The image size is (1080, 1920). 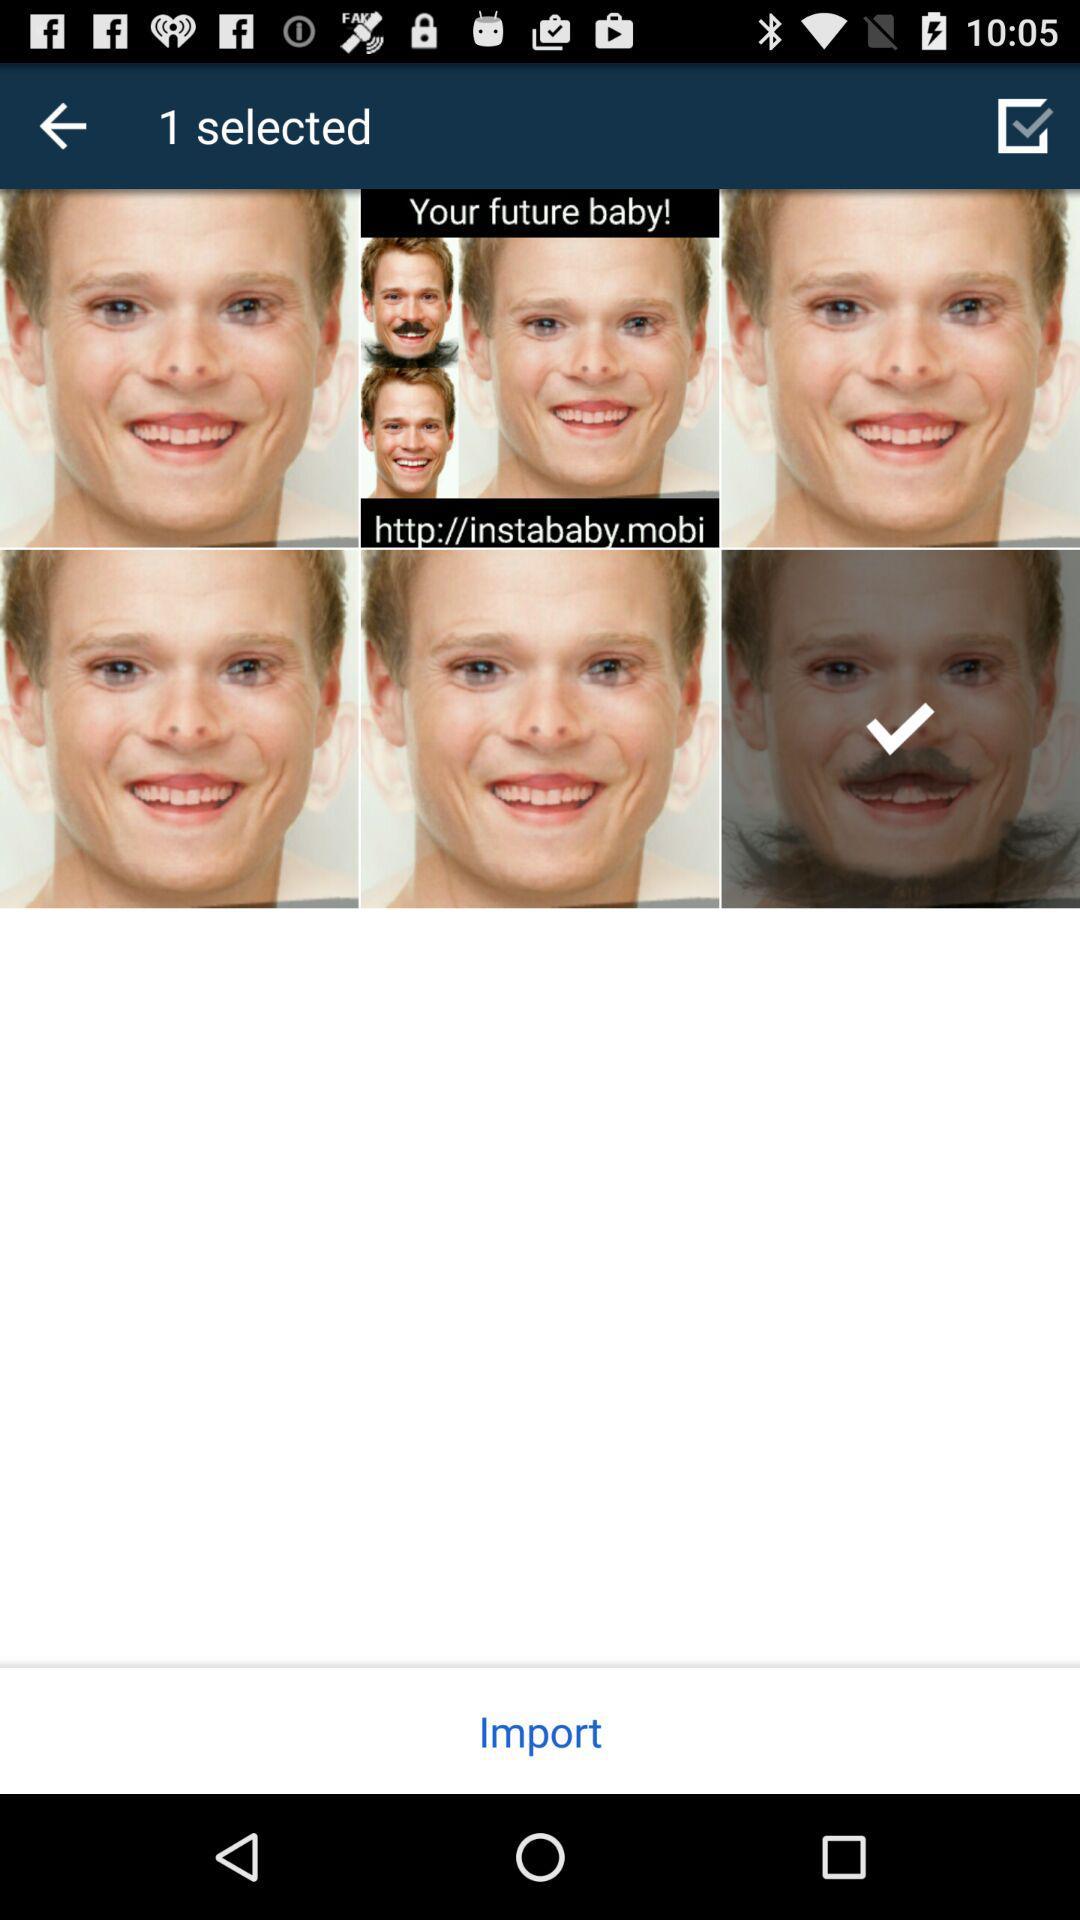 What do you see at coordinates (901, 728) in the screenshot?
I see `the image below right button` at bounding box center [901, 728].